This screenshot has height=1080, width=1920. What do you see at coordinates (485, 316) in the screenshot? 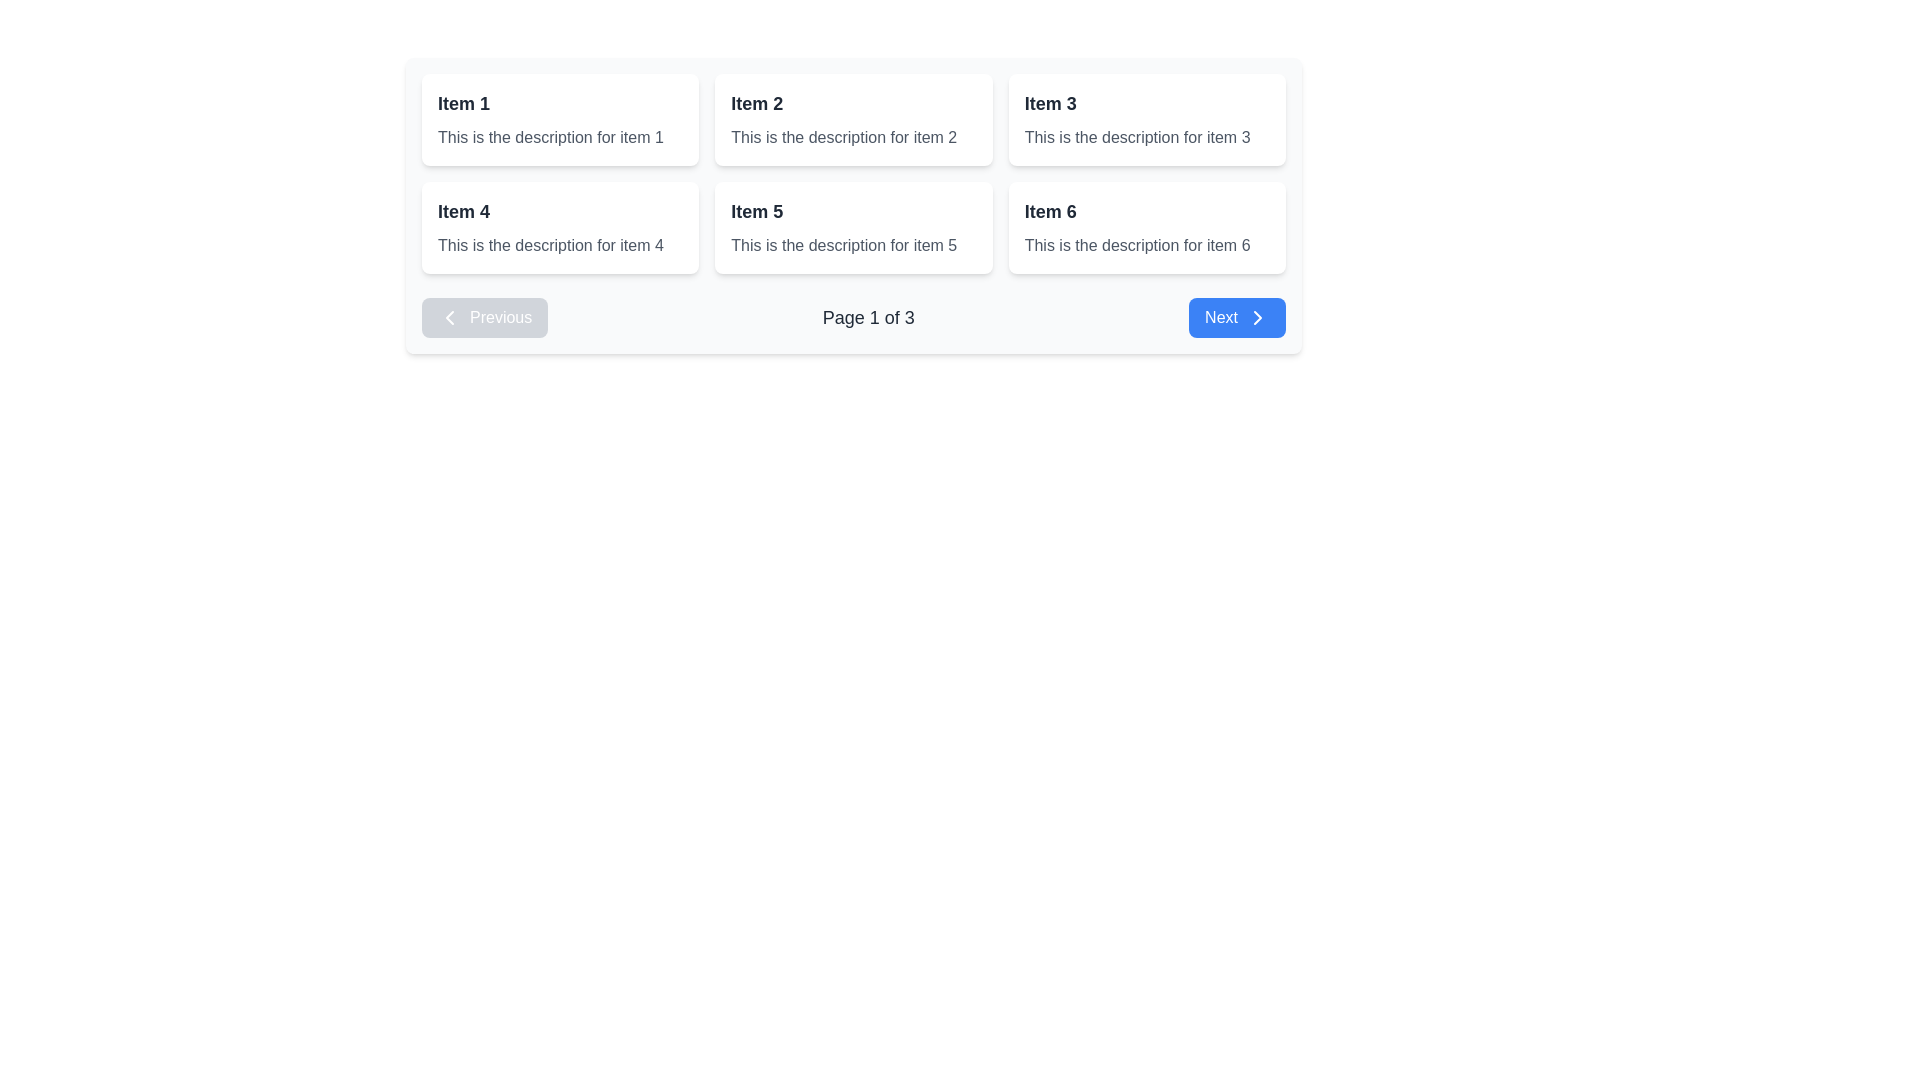
I see `the 'Previous' button located at the bottom left of the pagination controls` at bounding box center [485, 316].